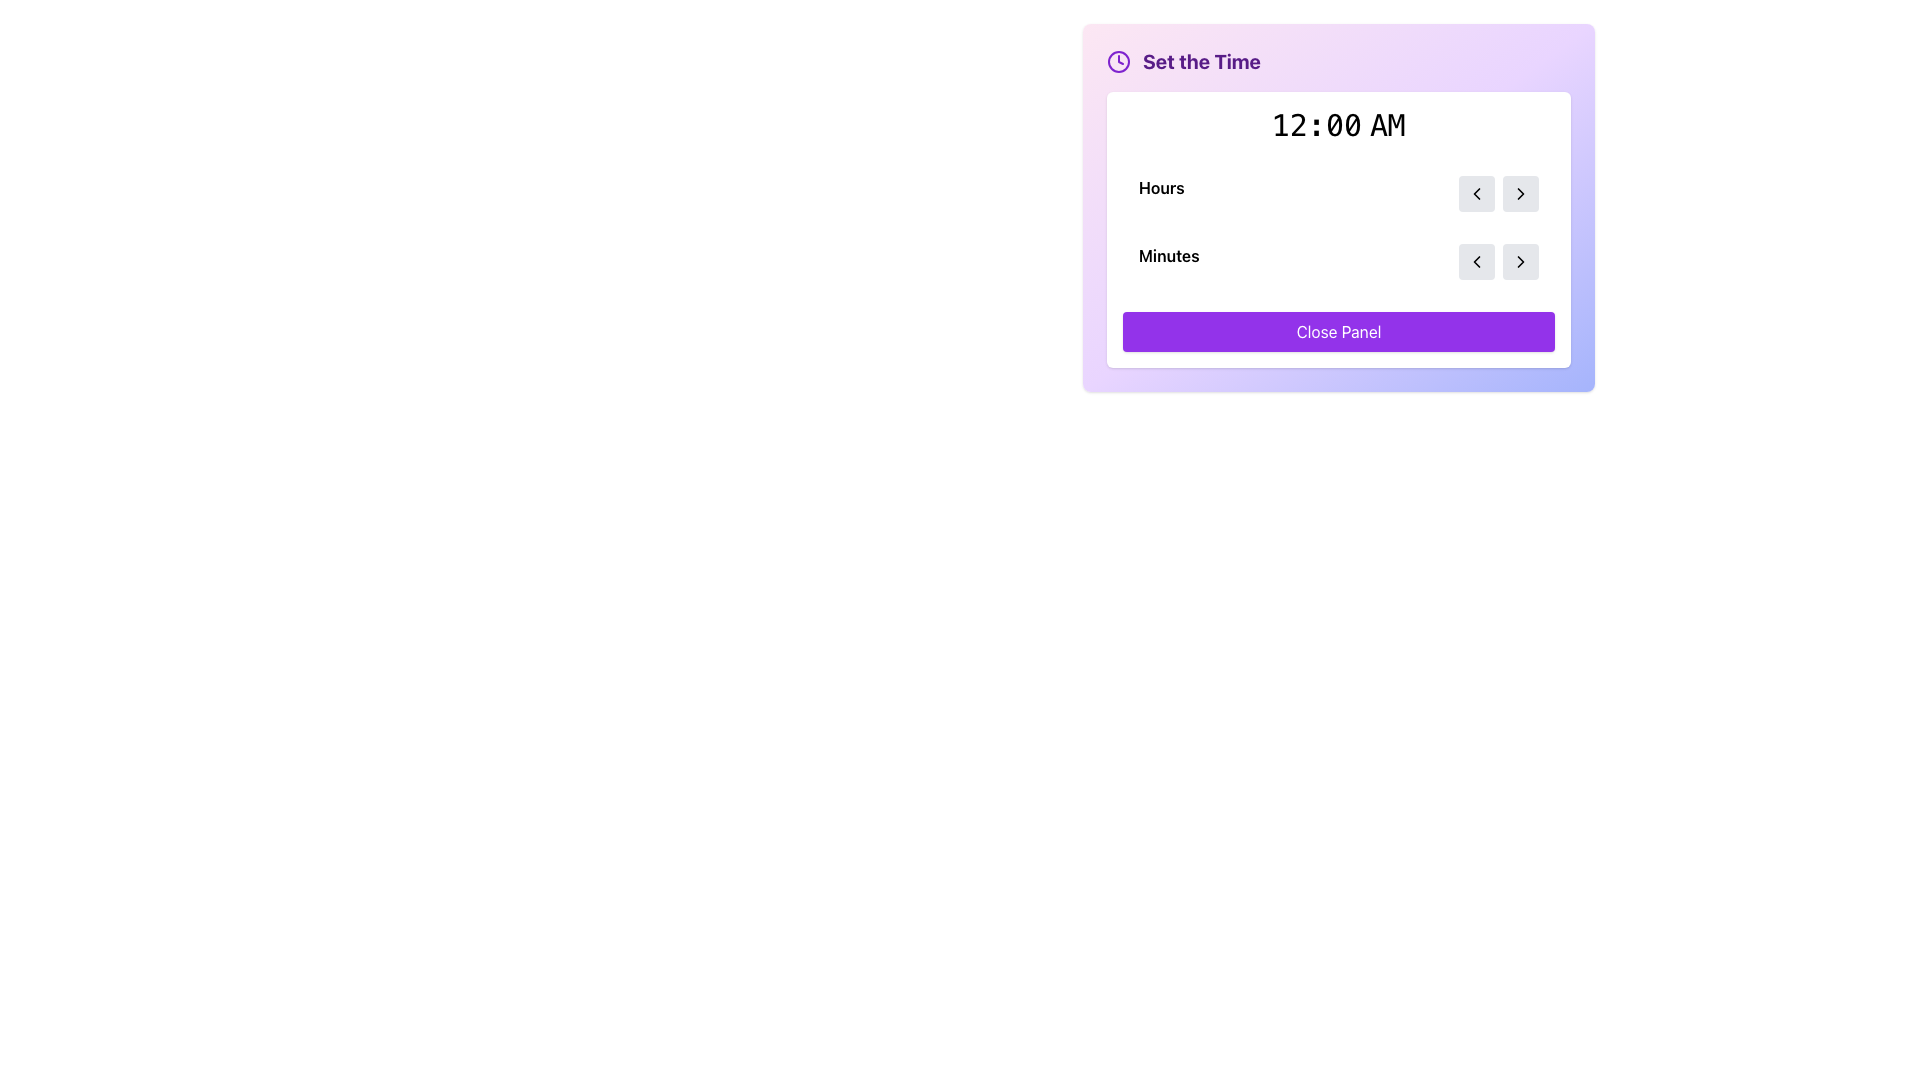  What do you see at coordinates (1477, 193) in the screenshot?
I see `the button that decreases the hour in the 'Set the Time' interface, located to the right of the 'Hours' label` at bounding box center [1477, 193].